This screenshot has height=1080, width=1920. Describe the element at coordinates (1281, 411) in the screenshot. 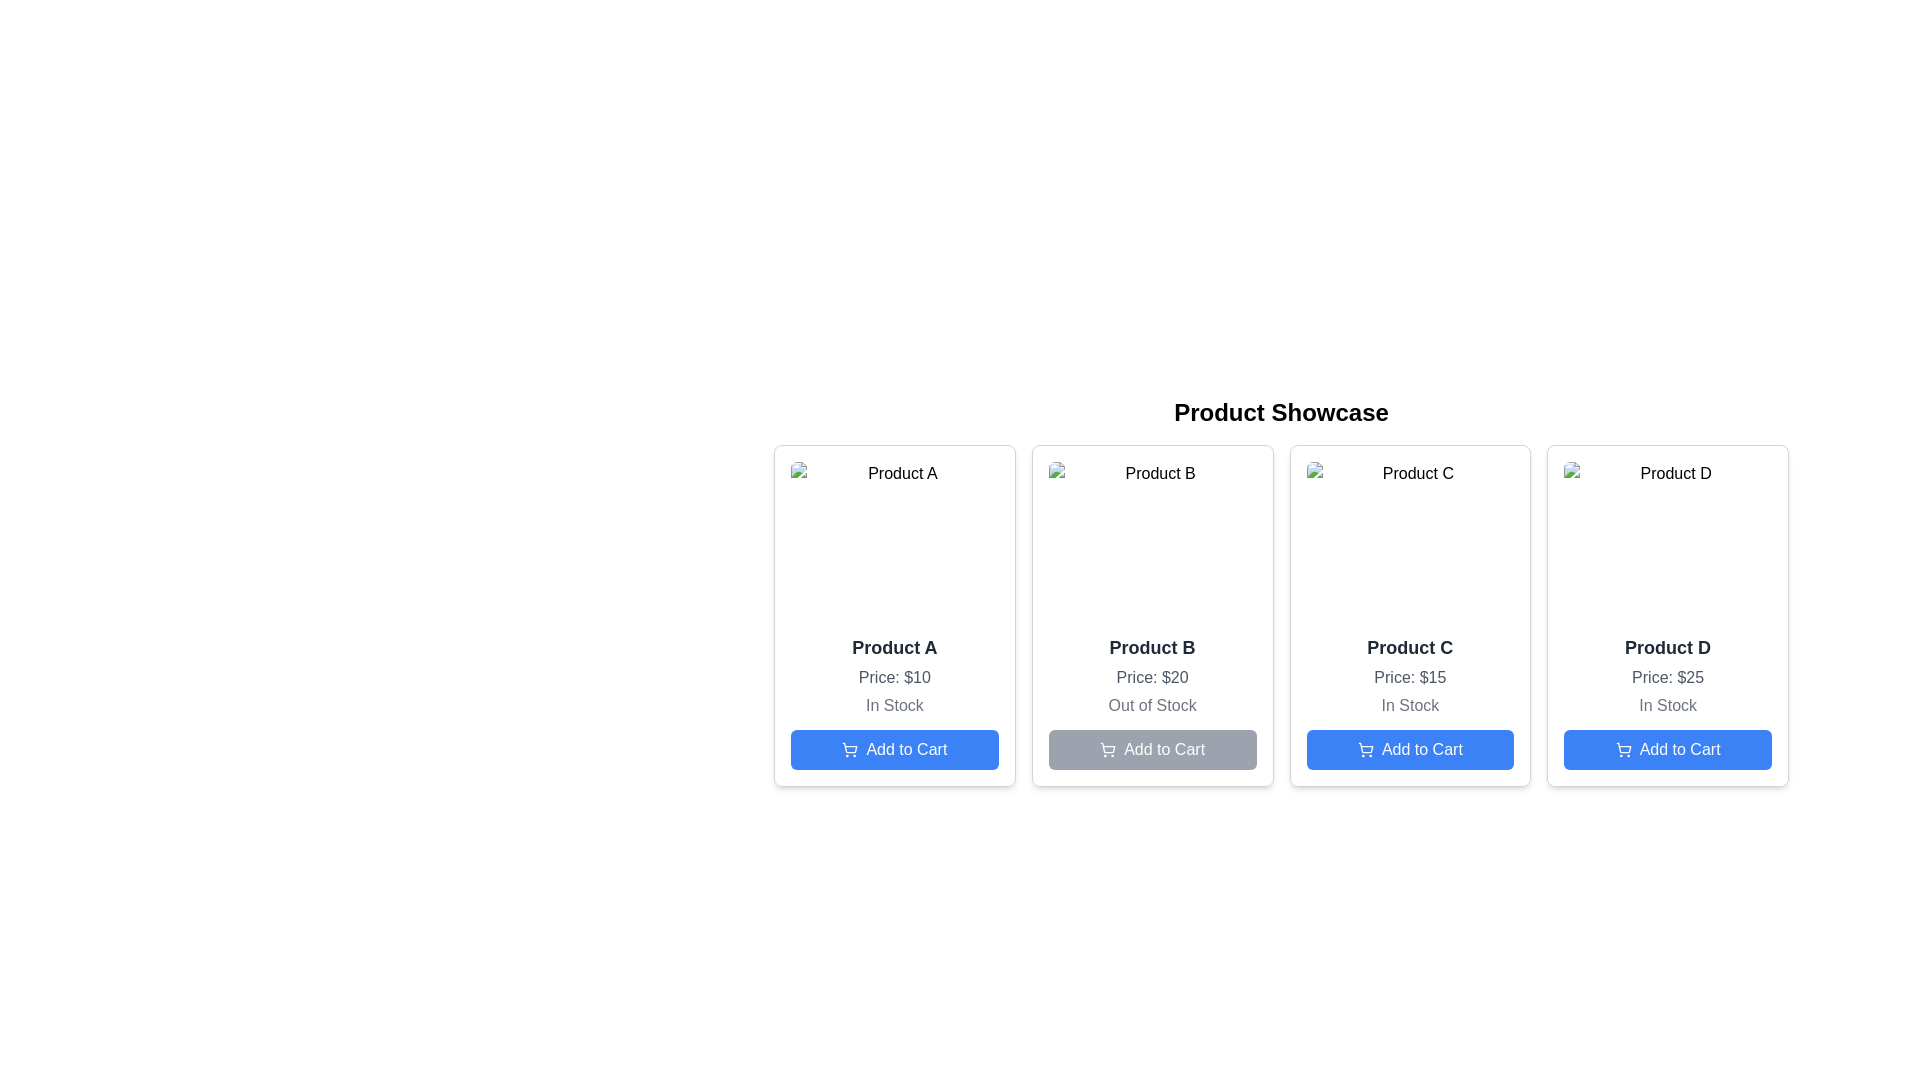

I see `the bold and large text label displaying 'Product Showcase', which is positioned at the top of the section containing product cards` at that location.